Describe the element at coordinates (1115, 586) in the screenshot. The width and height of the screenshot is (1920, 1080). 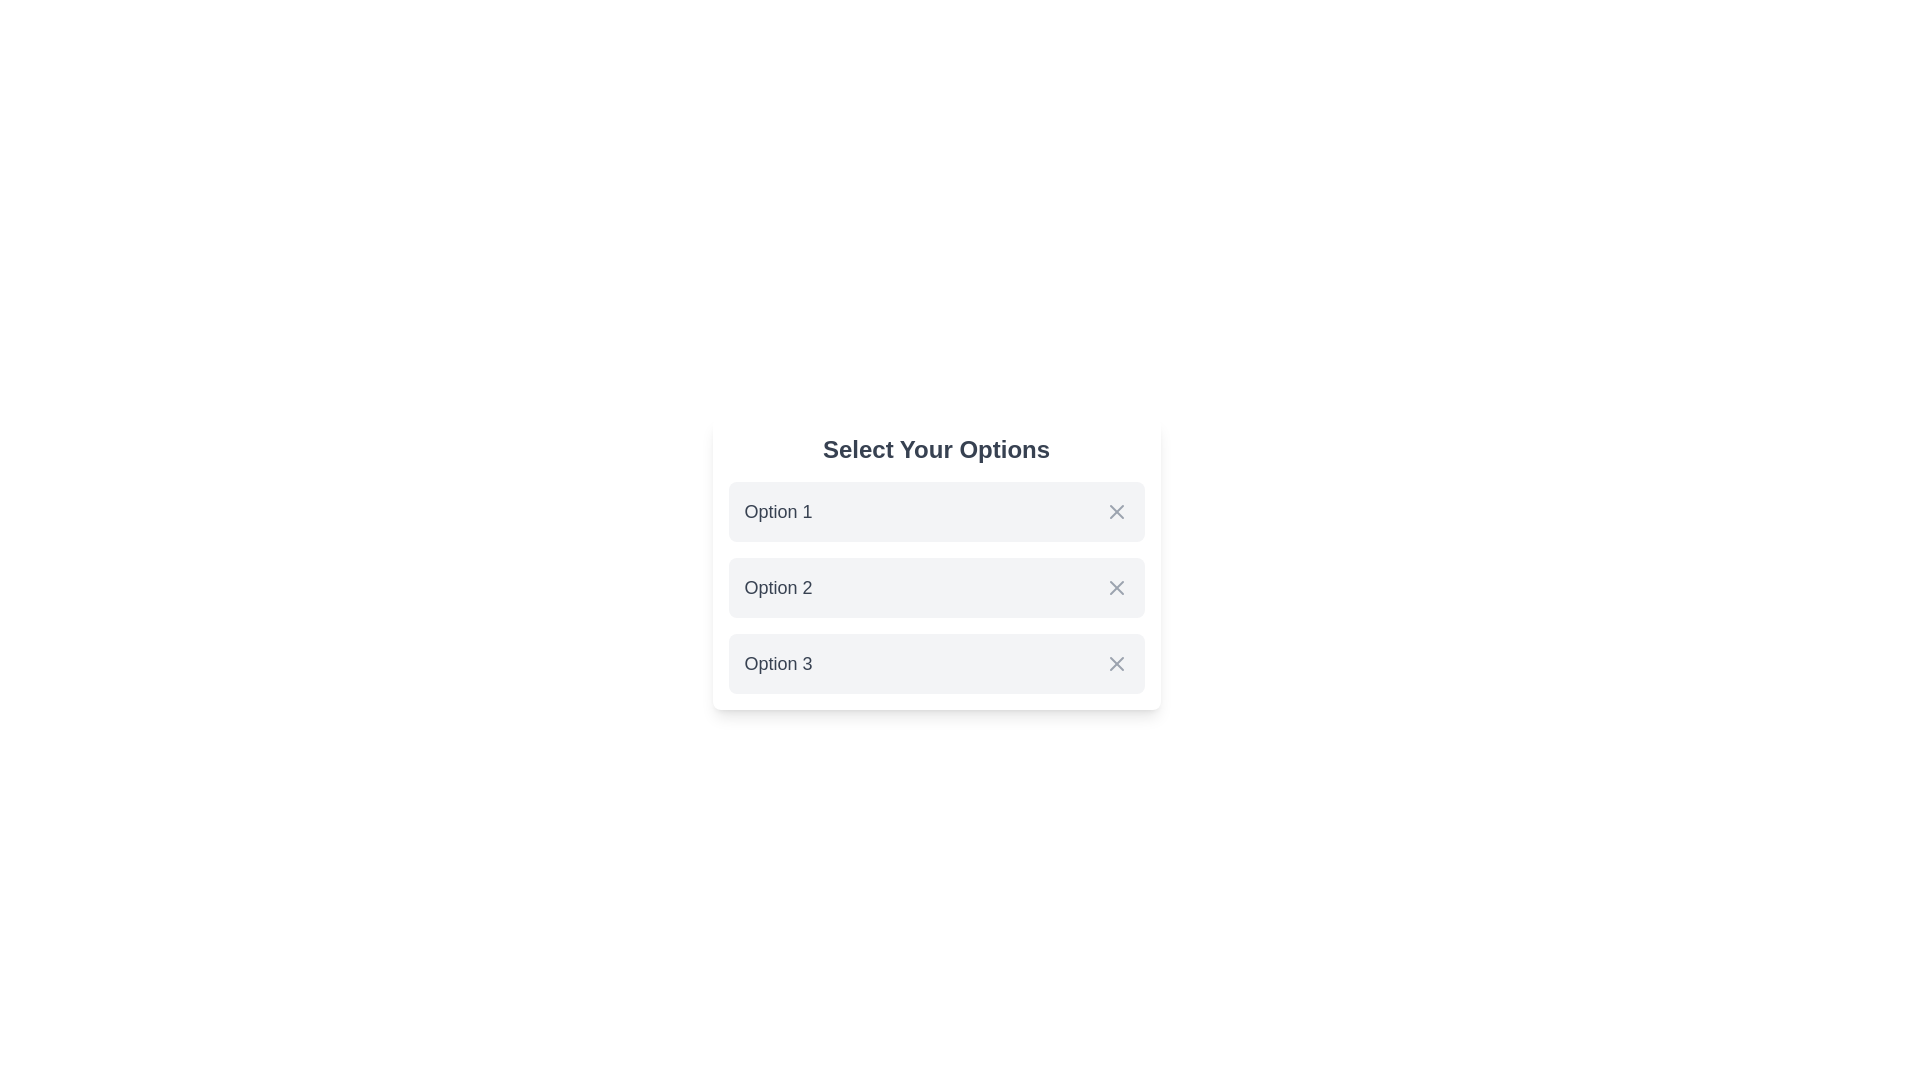
I see `the 'X' icon in the top-right corner associated with the 'Option 2' item to potentially display a tooltip or change its visual state` at that location.